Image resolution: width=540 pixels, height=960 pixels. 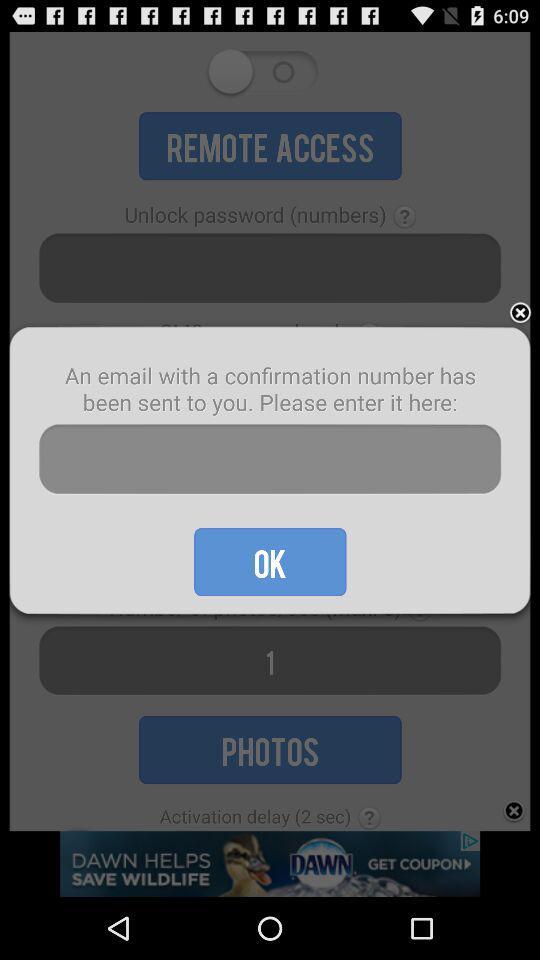 I want to click on box, so click(x=520, y=313).